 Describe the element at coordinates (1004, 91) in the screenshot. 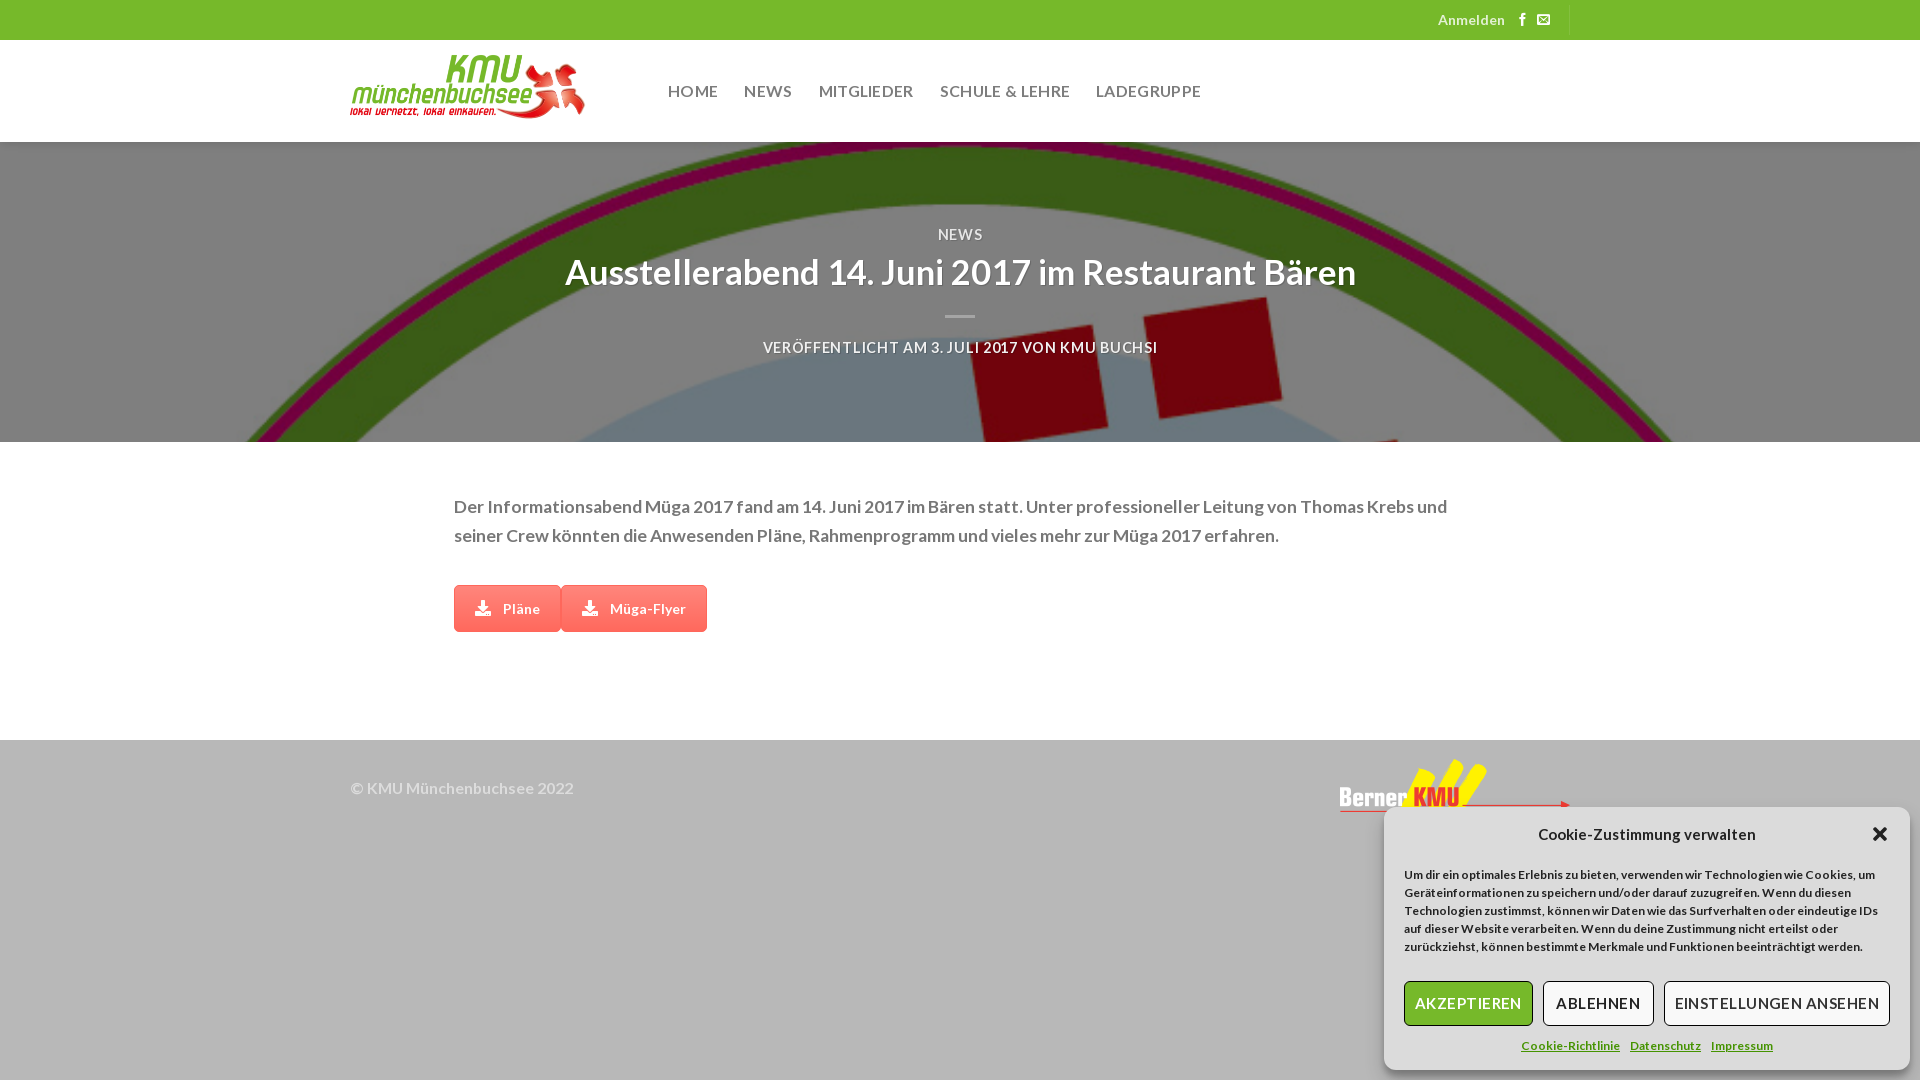

I see `'SCHULE & LEHRE'` at that location.